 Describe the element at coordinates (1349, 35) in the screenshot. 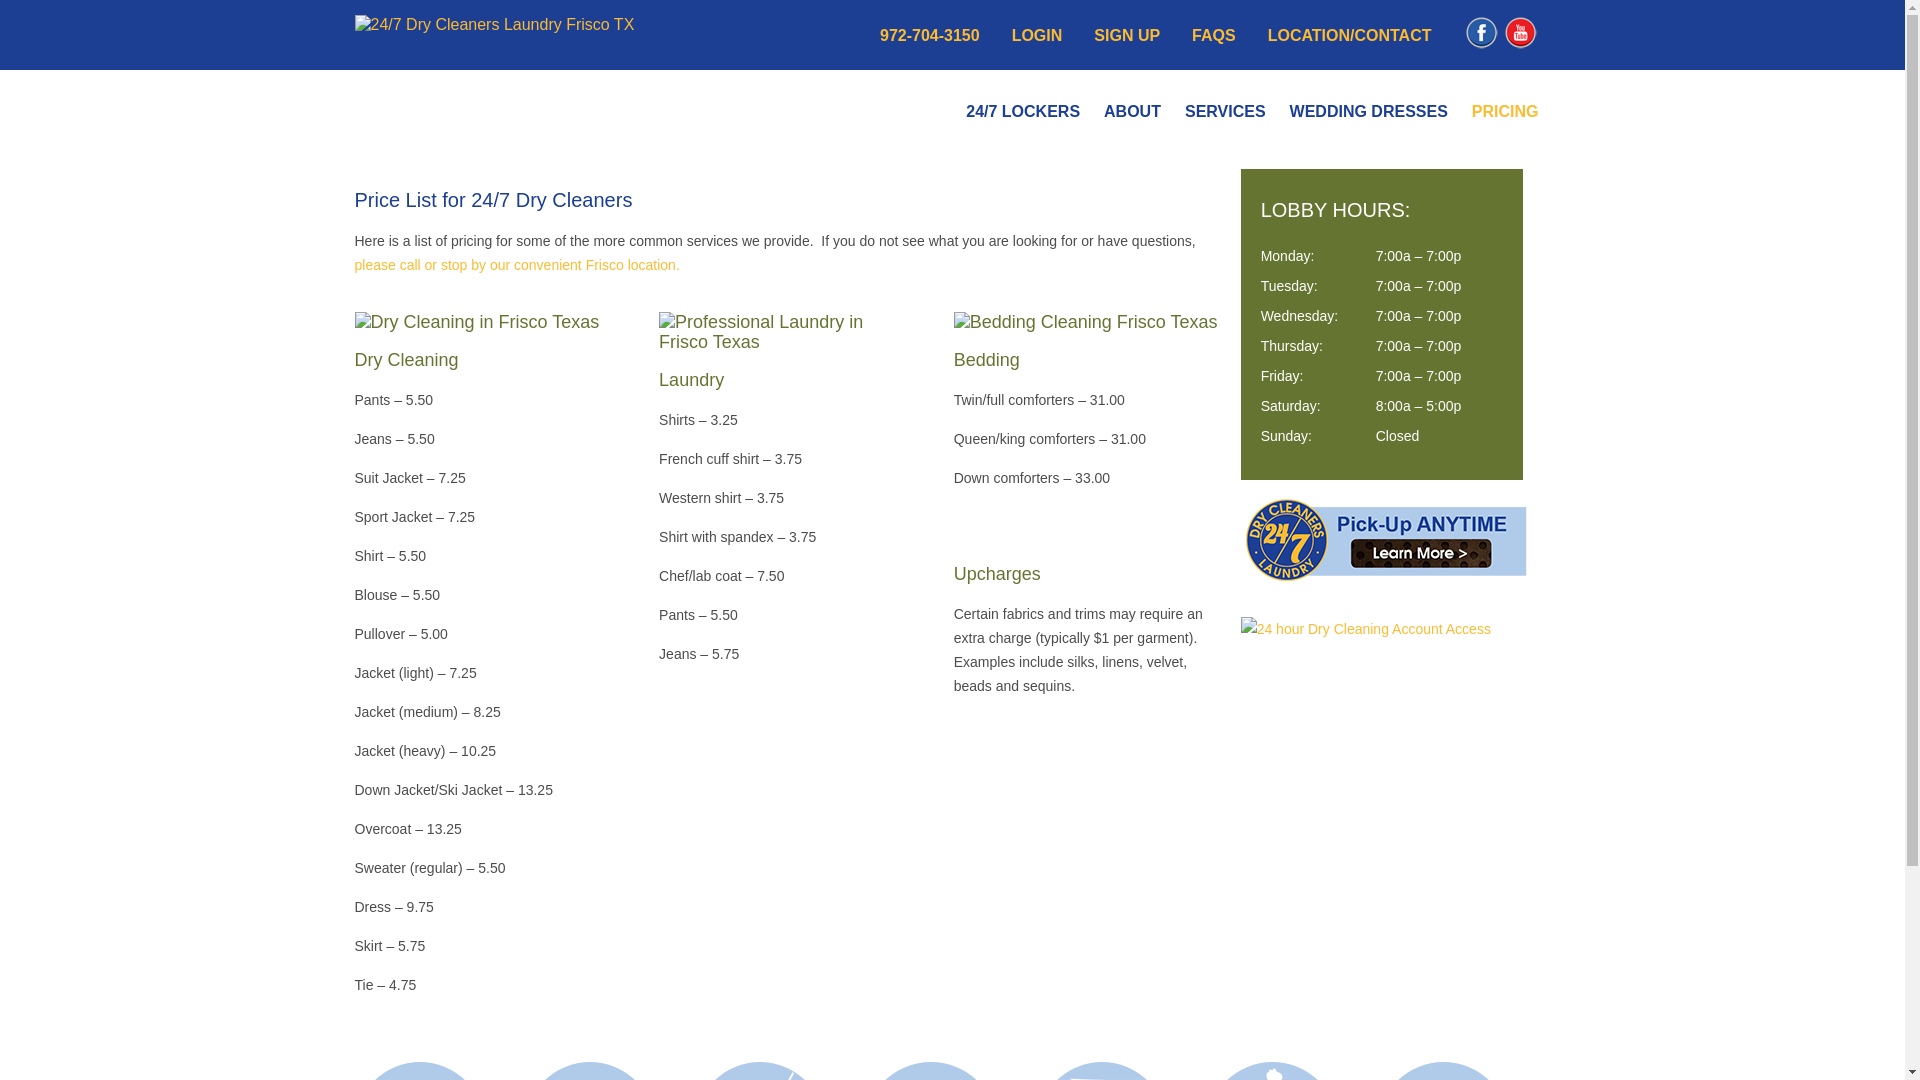

I see `'LOCATION/CONTACT'` at that location.